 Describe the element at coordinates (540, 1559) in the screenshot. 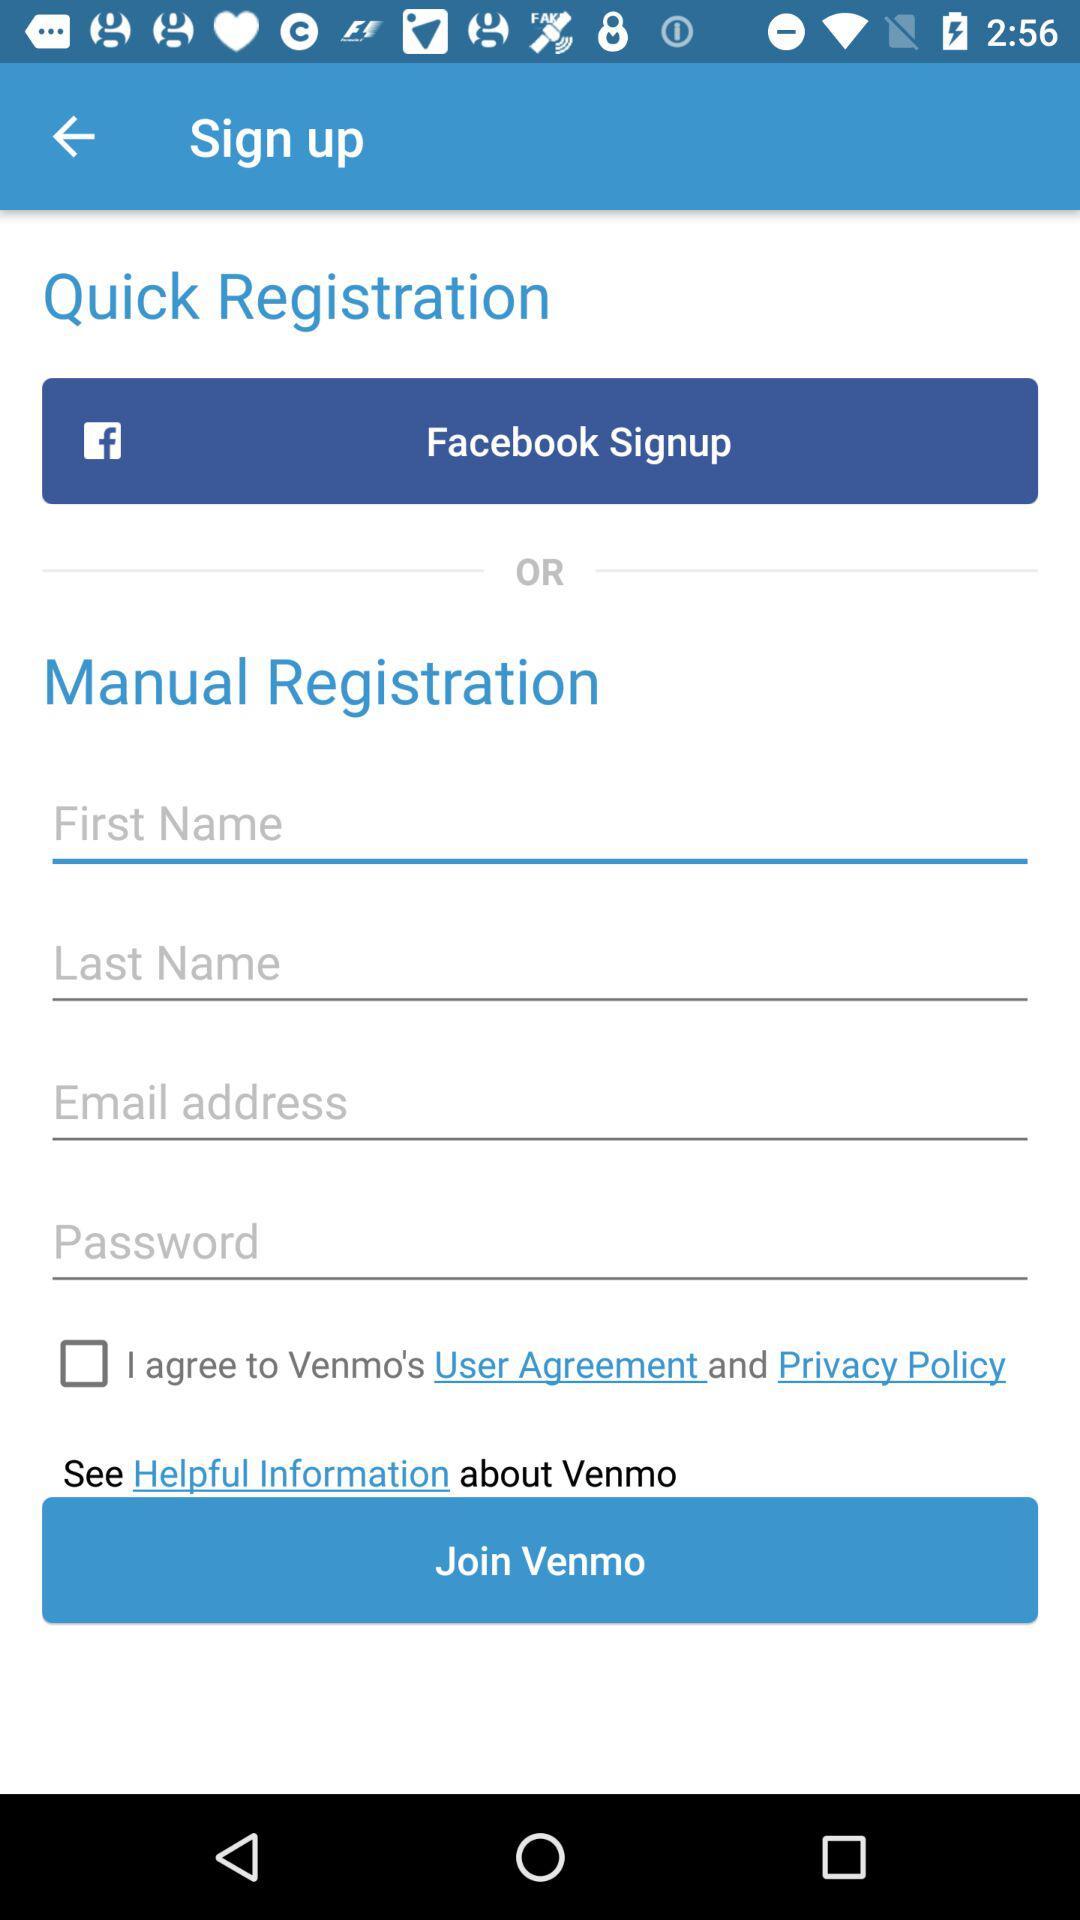

I see `the join venmo icon` at that location.